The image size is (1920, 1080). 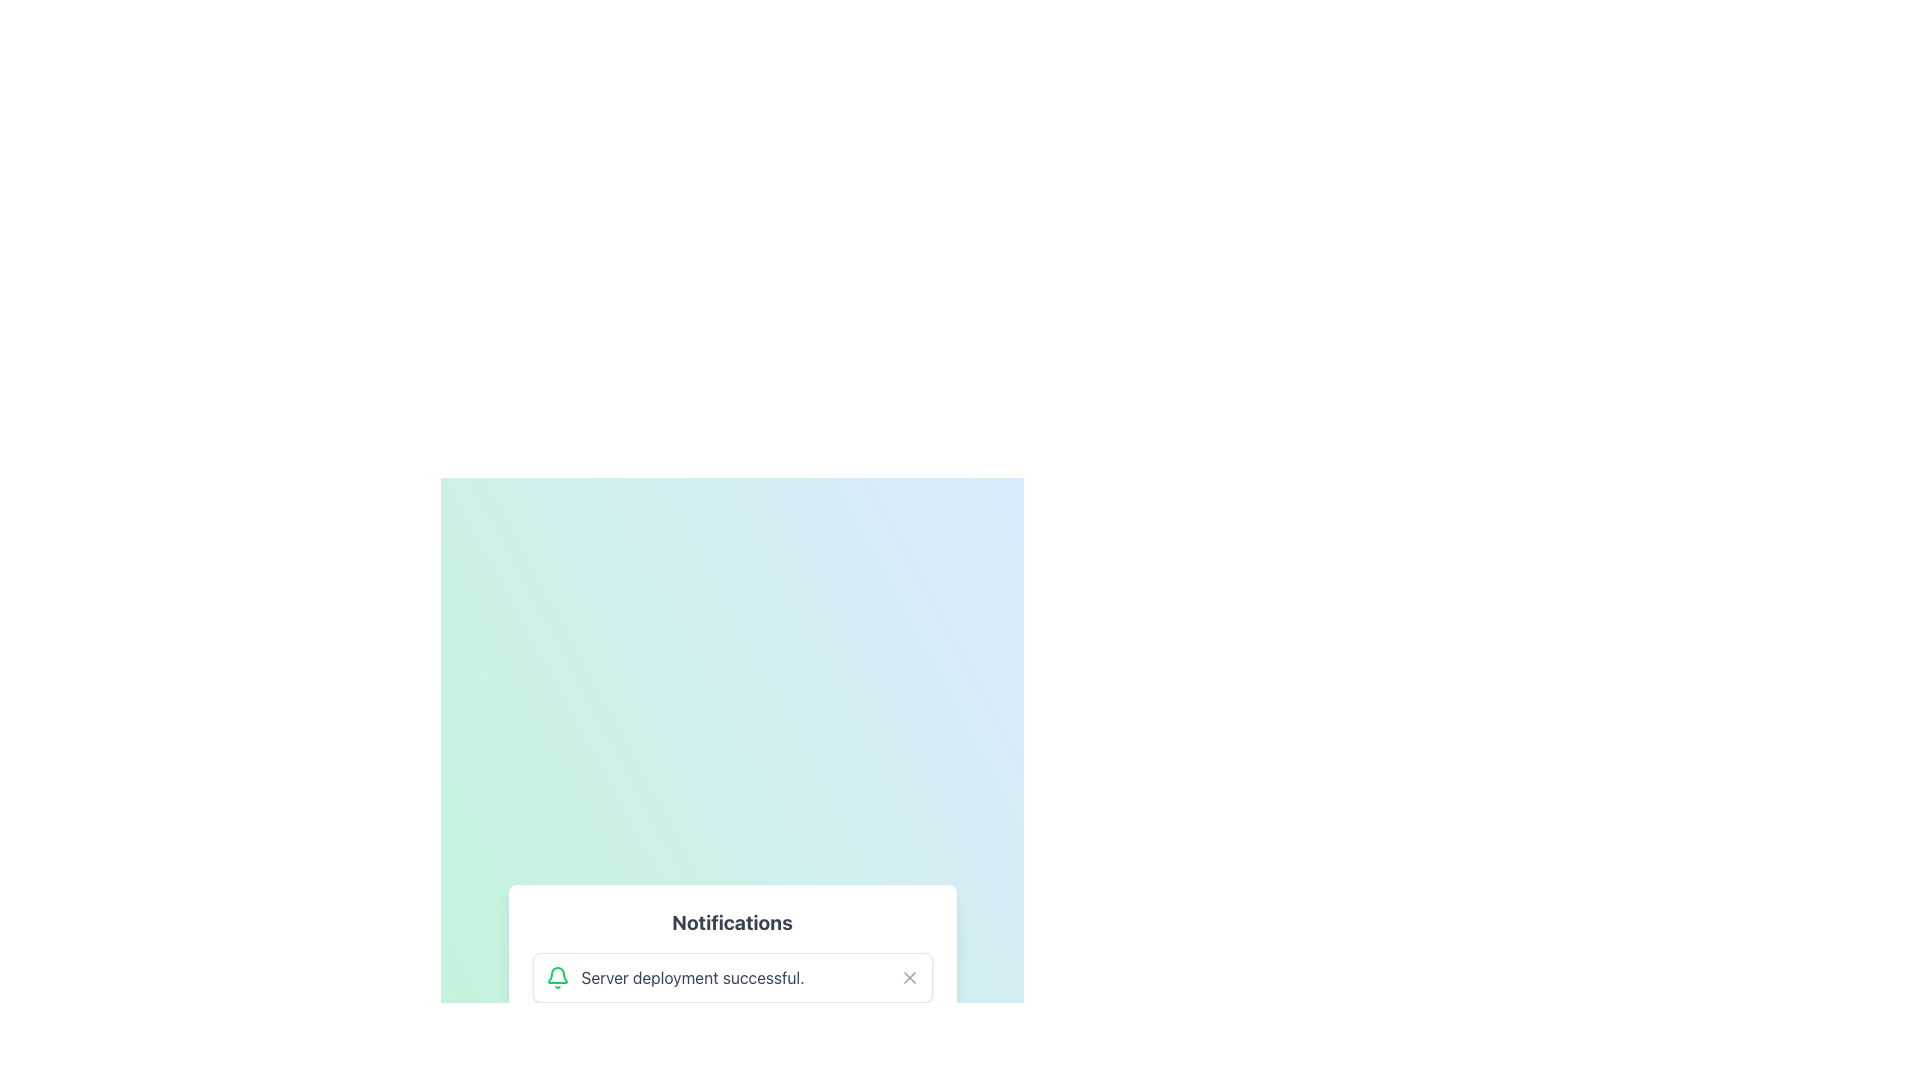 What do you see at coordinates (557, 974) in the screenshot?
I see `the bell icon, which features a green stroke and is part of a larger notification component, located near the top of the notification content` at bounding box center [557, 974].